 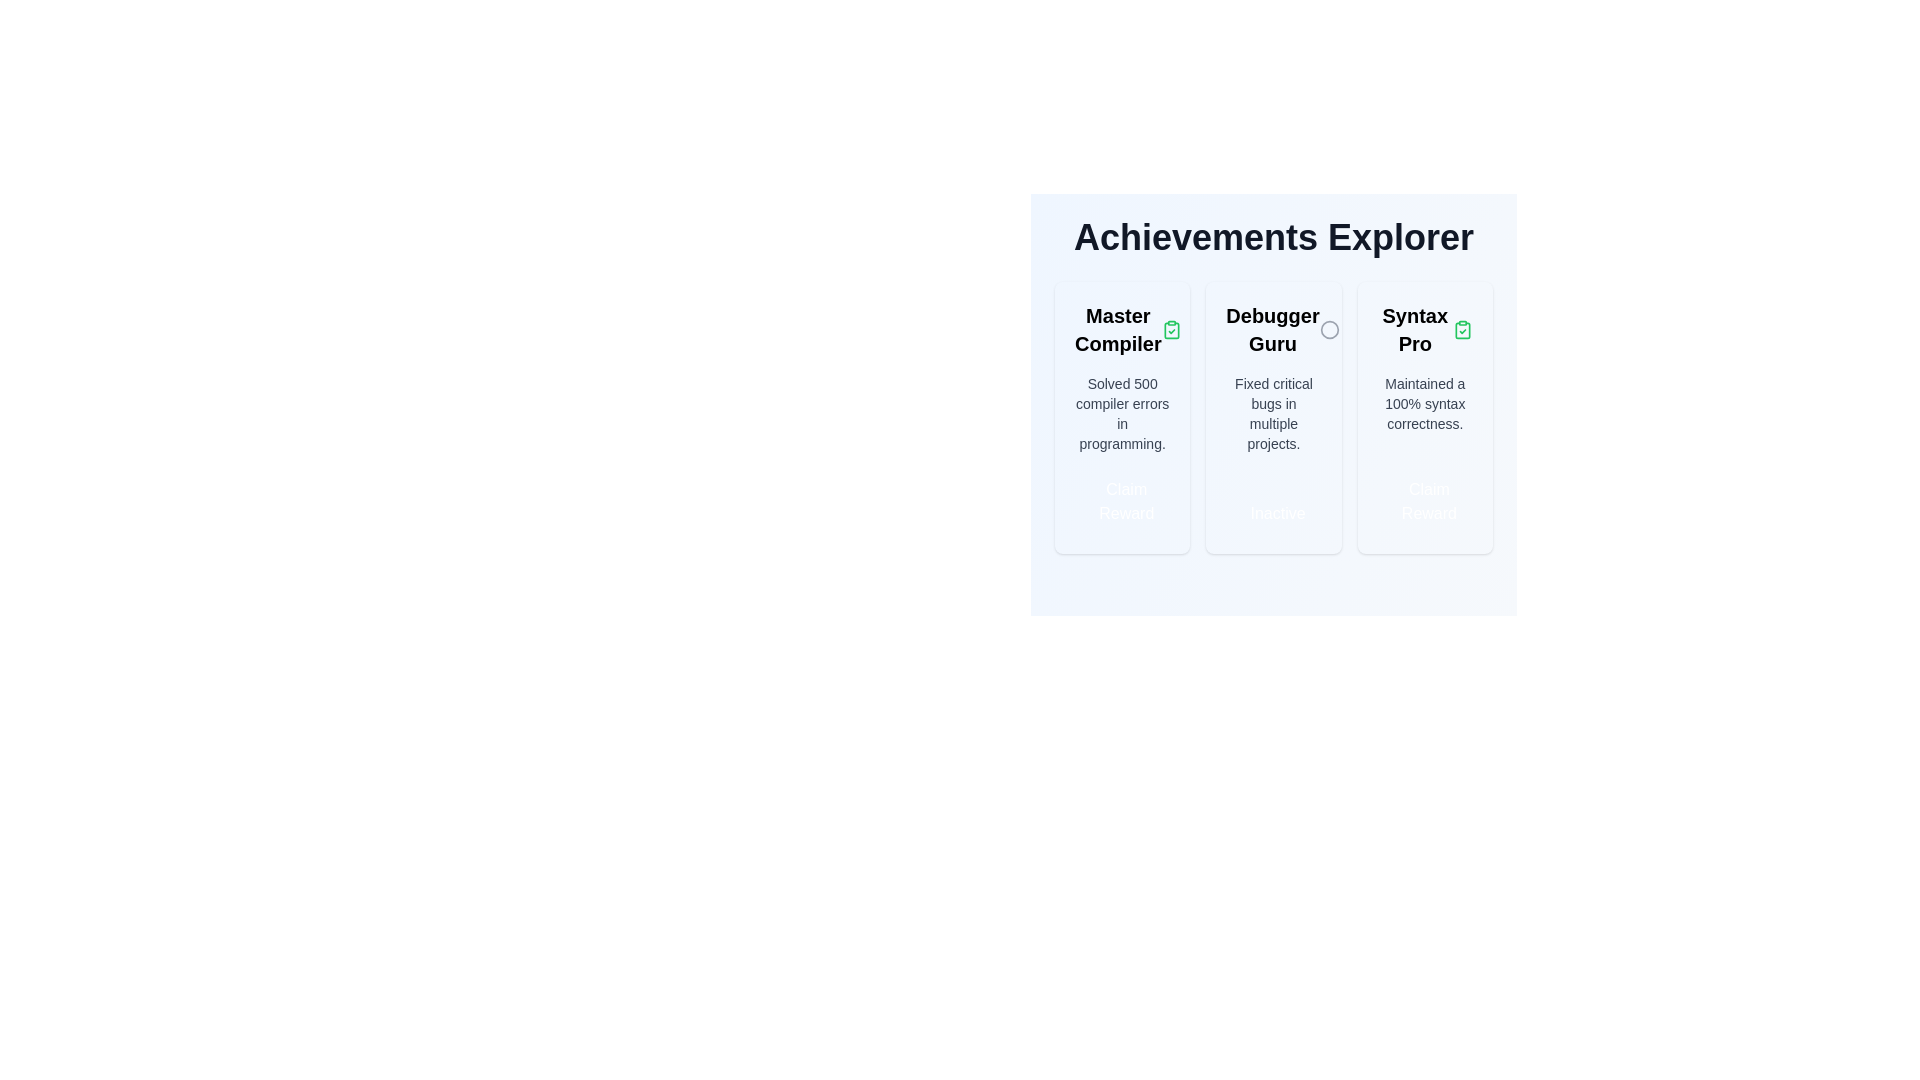 I want to click on the text label displaying 'Master Compiler' which is styled in bold and larger font within the 'Achievements Explorer' section, so click(x=1117, y=329).